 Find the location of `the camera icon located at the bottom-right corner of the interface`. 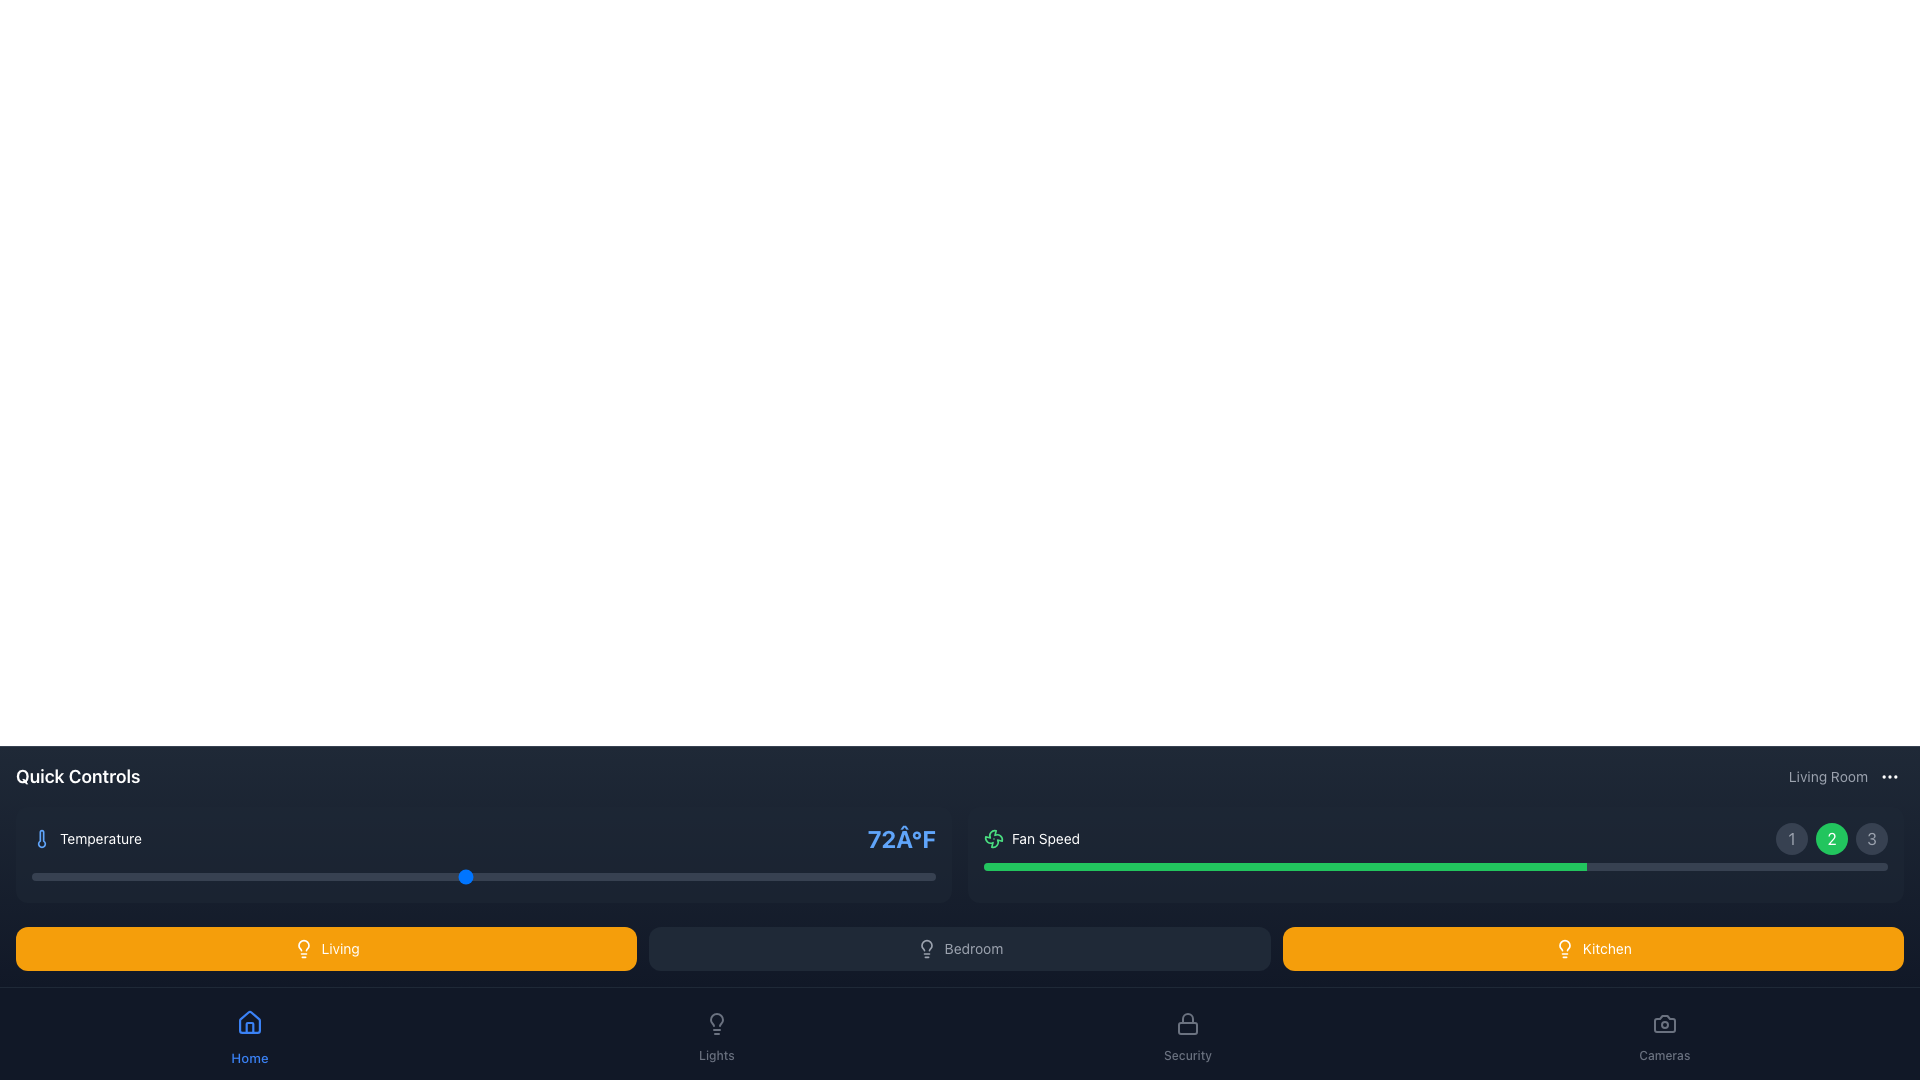

the camera icon located at the bottom-right corner of the interface is located at coordinates (1664, 1023).